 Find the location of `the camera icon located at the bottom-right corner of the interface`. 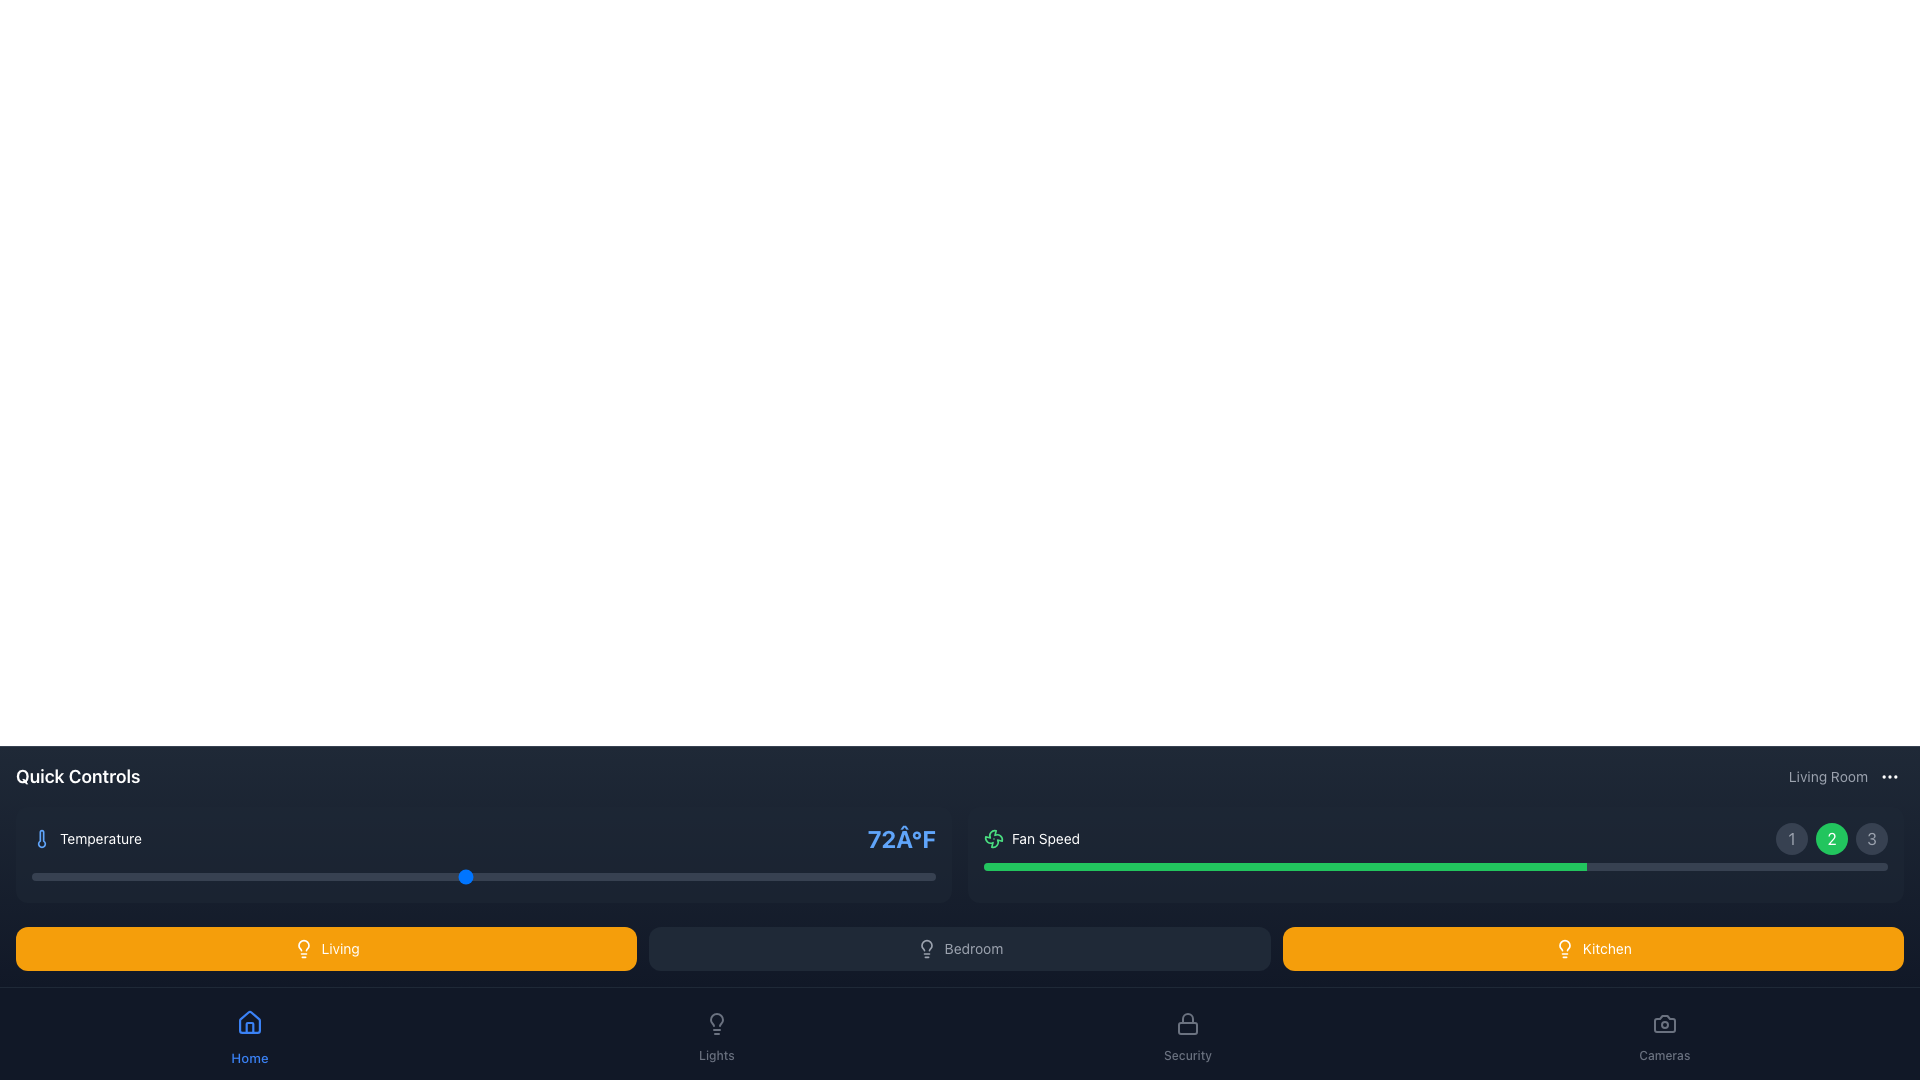

the camera icon located at the bottom-right corner of the interface is located at coordinates (1664, 1023).